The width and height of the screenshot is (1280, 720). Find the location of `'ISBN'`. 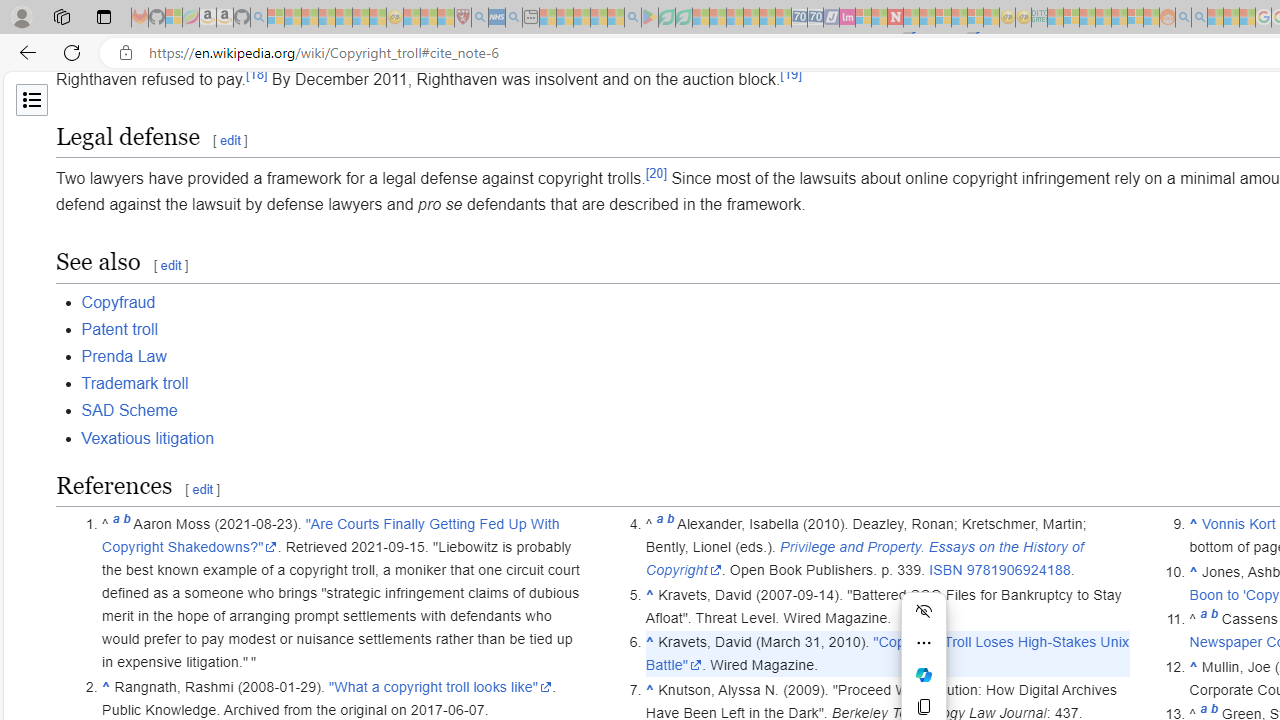

'ISBN' is located at coordinates (944, 570).